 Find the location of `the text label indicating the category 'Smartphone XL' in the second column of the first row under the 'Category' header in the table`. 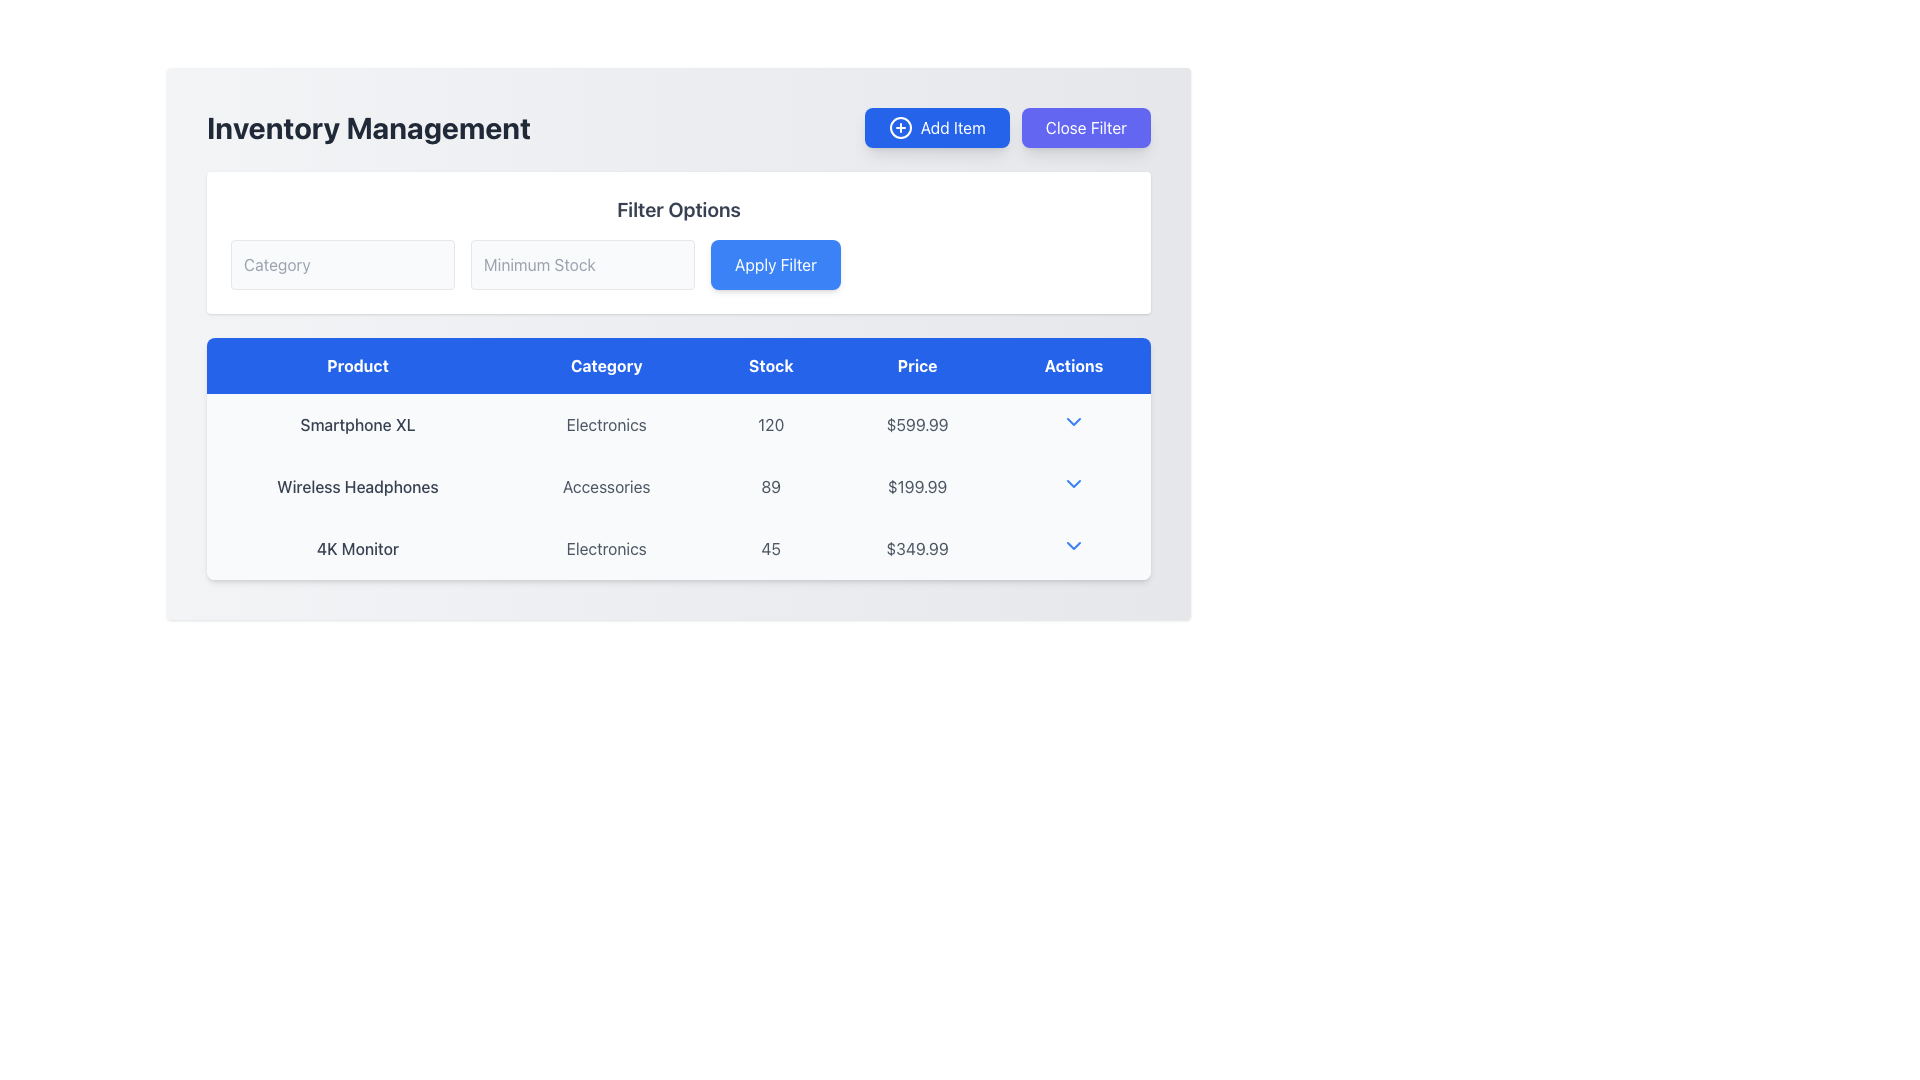

the text label indicating the category 'Smartphone XL' in the second column of the first row under the 'Category' header in the table is located at coordinates (605, 423).